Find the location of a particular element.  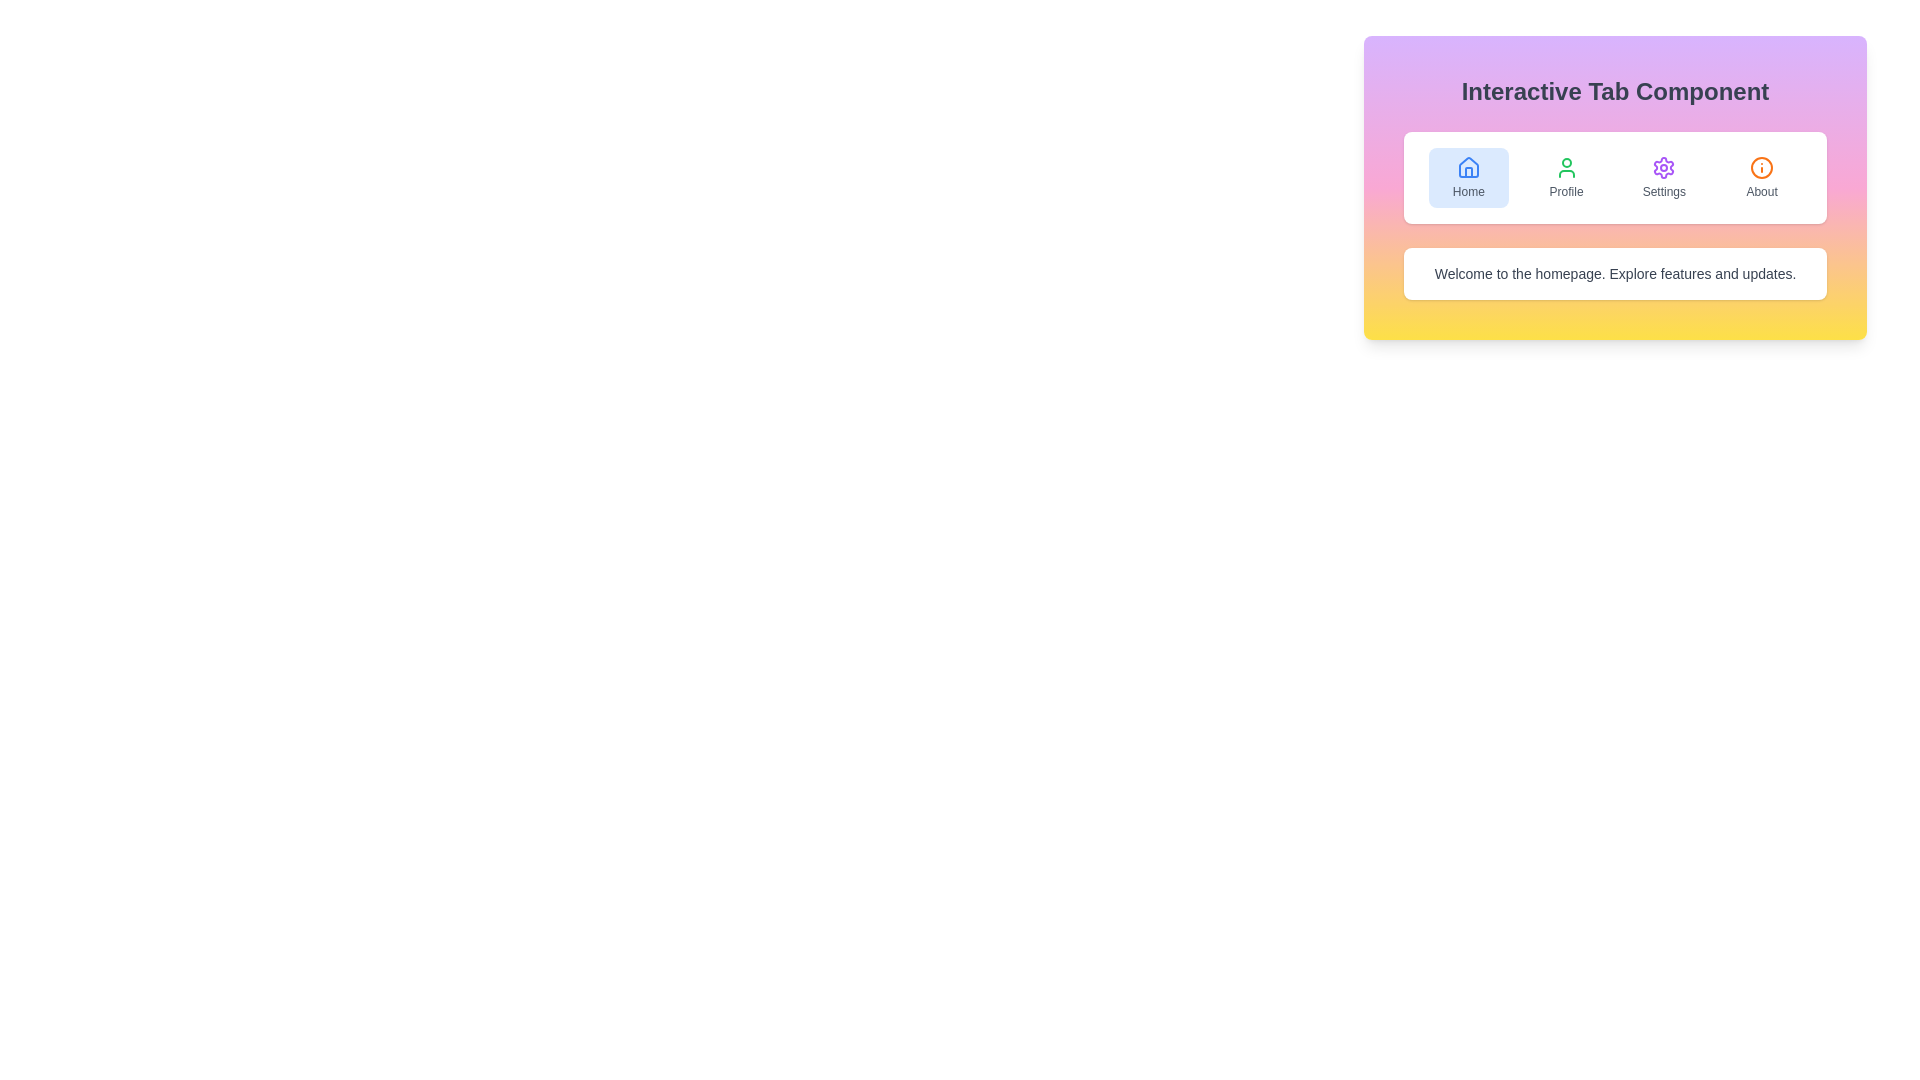

the About tab by clicking on its button is located at coordinates (1762, 176).